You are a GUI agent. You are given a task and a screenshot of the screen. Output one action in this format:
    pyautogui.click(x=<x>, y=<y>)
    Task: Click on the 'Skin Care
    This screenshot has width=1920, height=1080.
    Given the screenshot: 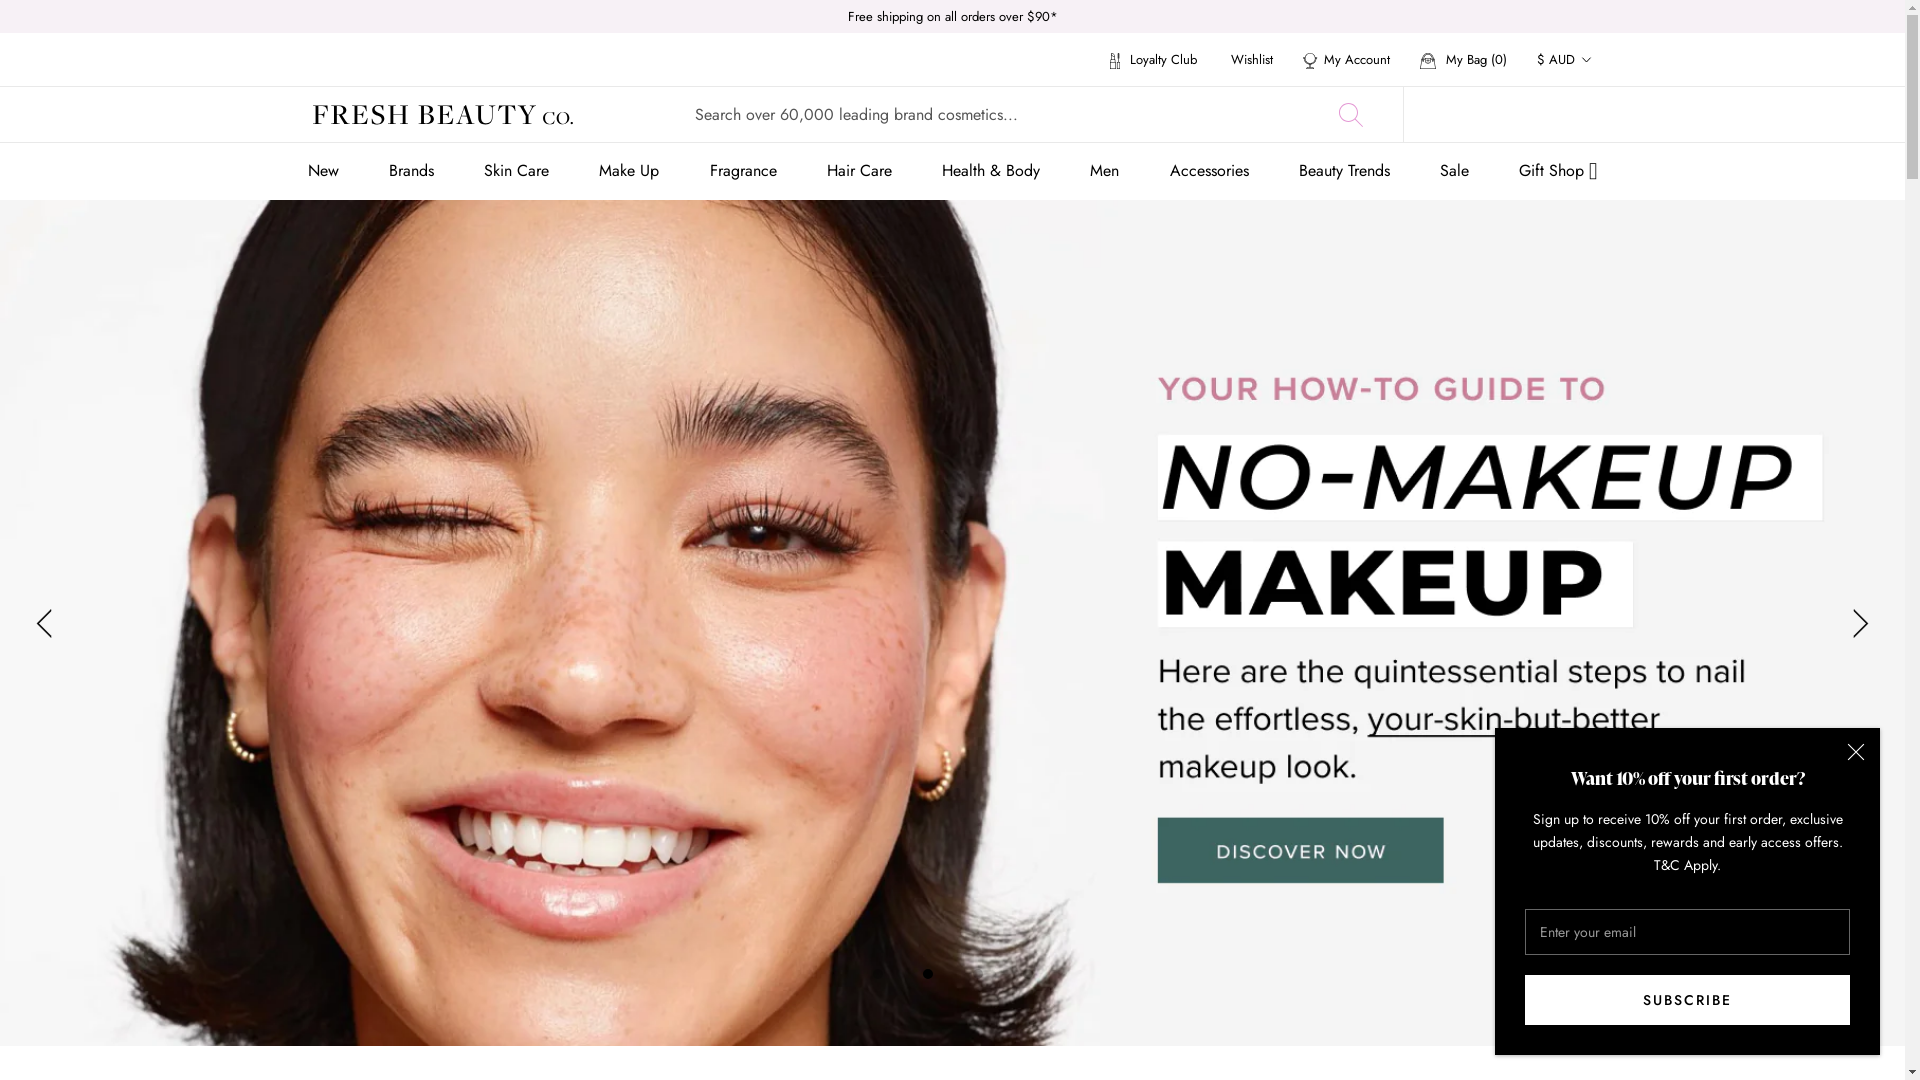 What is the action you would take?
    pyautogui.click(x=516, y=169)
    